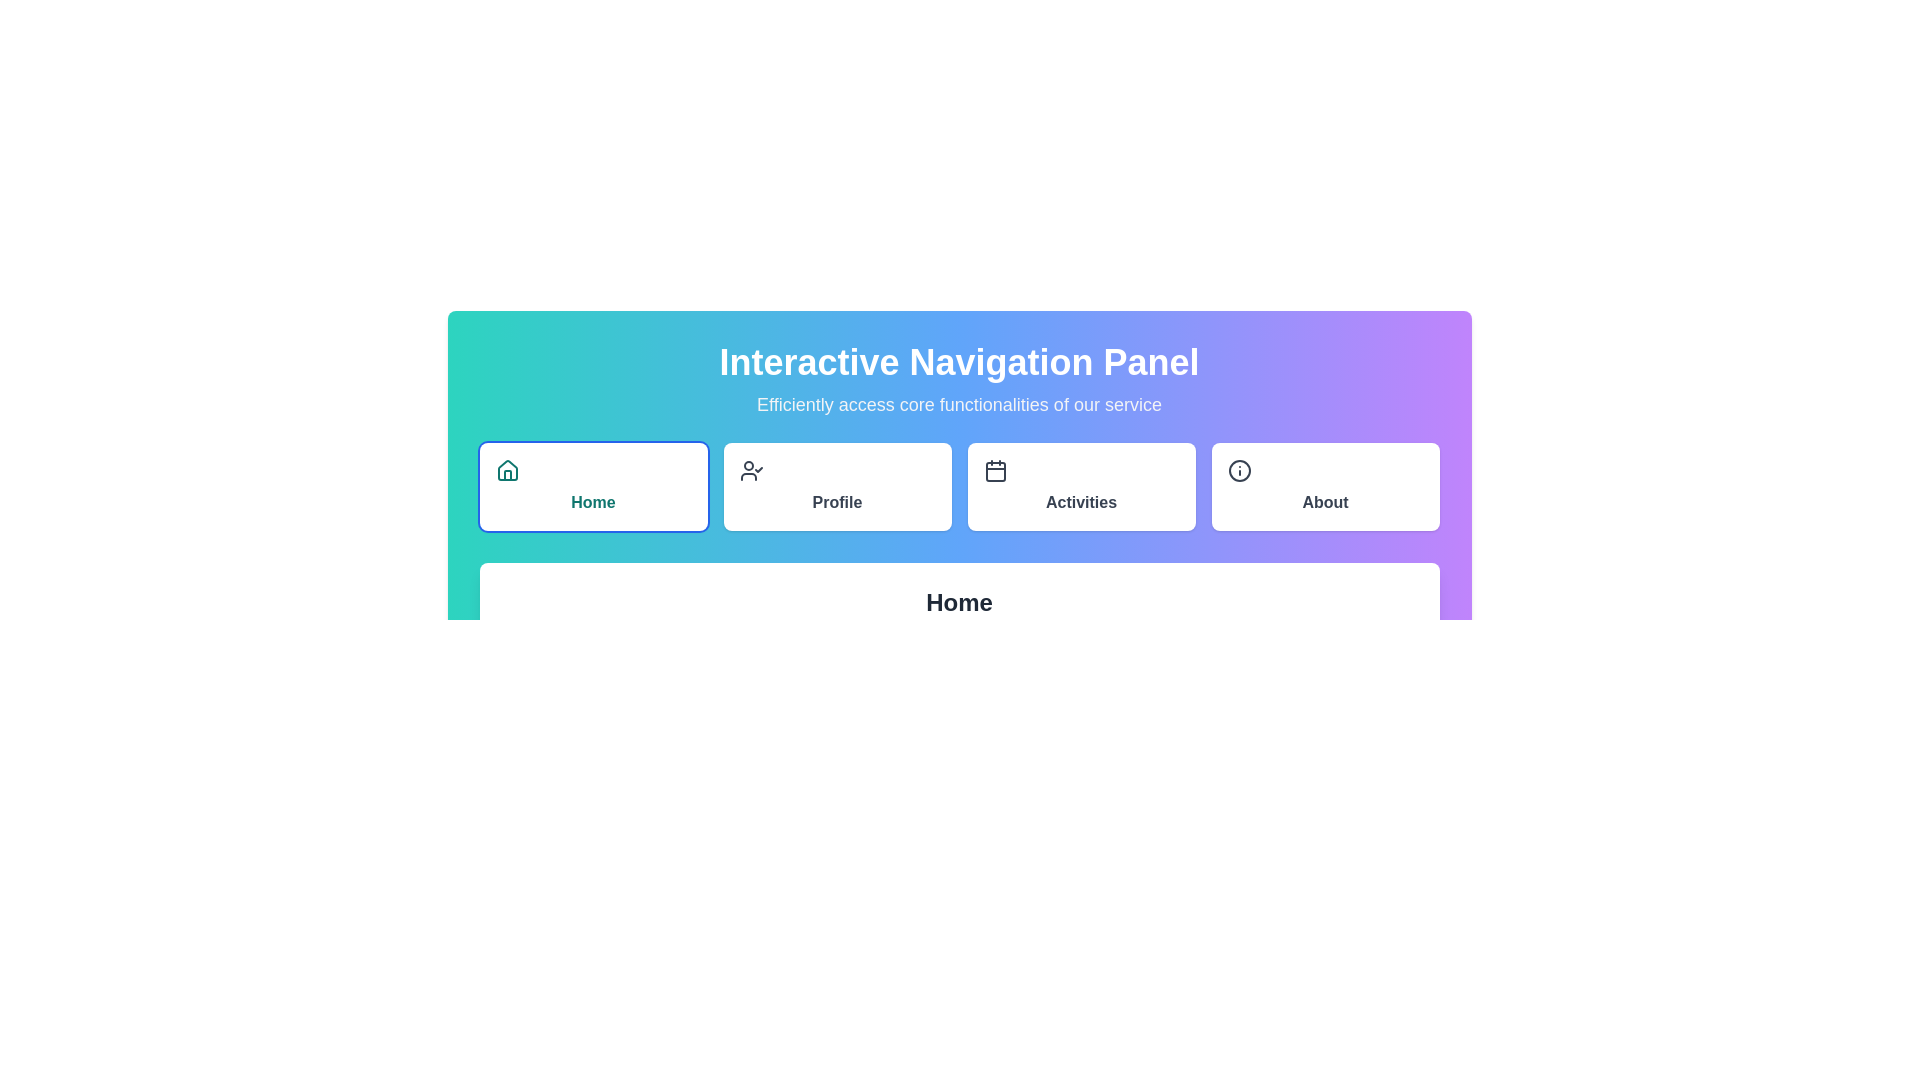 The height and width of the screenshot is (1080, 1920). Describe the element at coordinates (592, 486) in the screenshot. I see `the leftmost navigation button under the 'Interactive Navigation Panel' to activate its hover effect` at that location.